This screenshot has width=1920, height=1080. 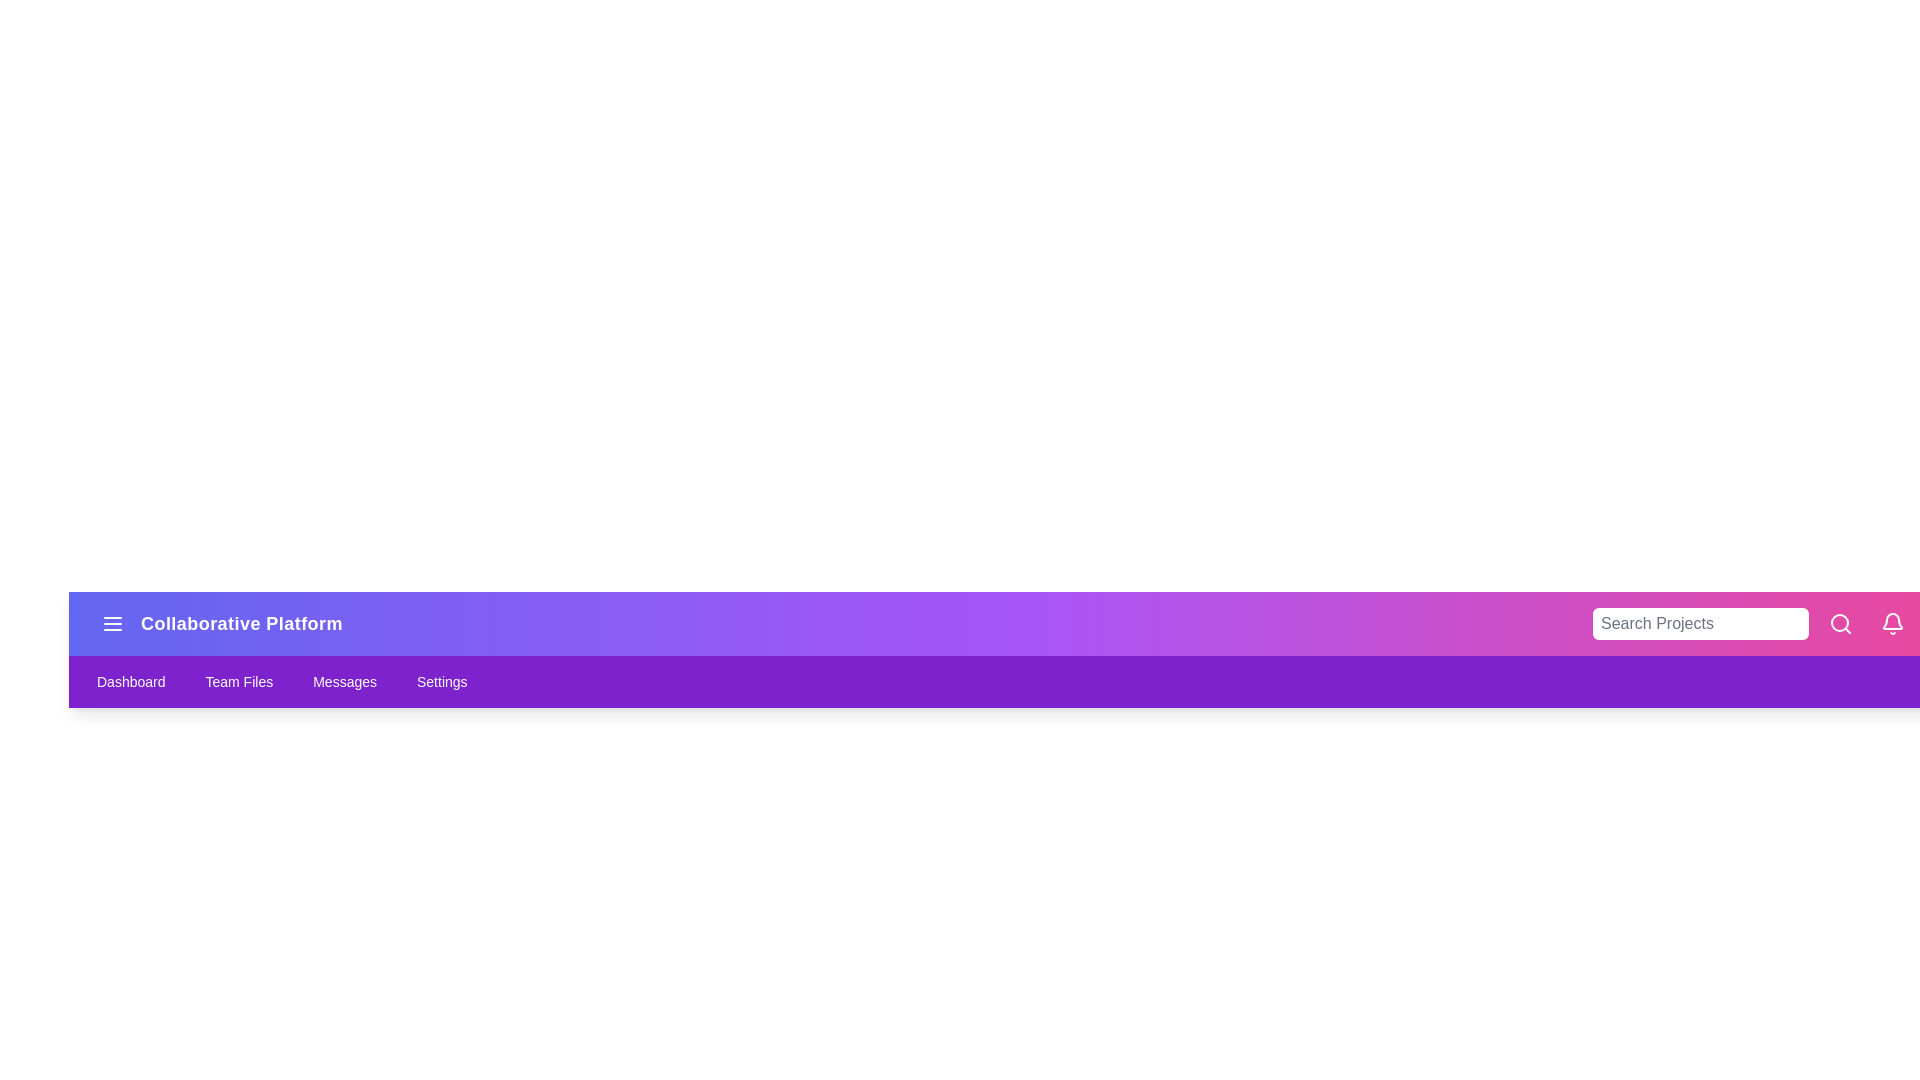 What do you see at coordinates (112, 623) in the screenshot?
I see `the Icon button, which is a horizontally-oriented button with three horizontal lines, located at the left edge of the top navigation bar, to activate hover effects` at bounding box center [112, 623].